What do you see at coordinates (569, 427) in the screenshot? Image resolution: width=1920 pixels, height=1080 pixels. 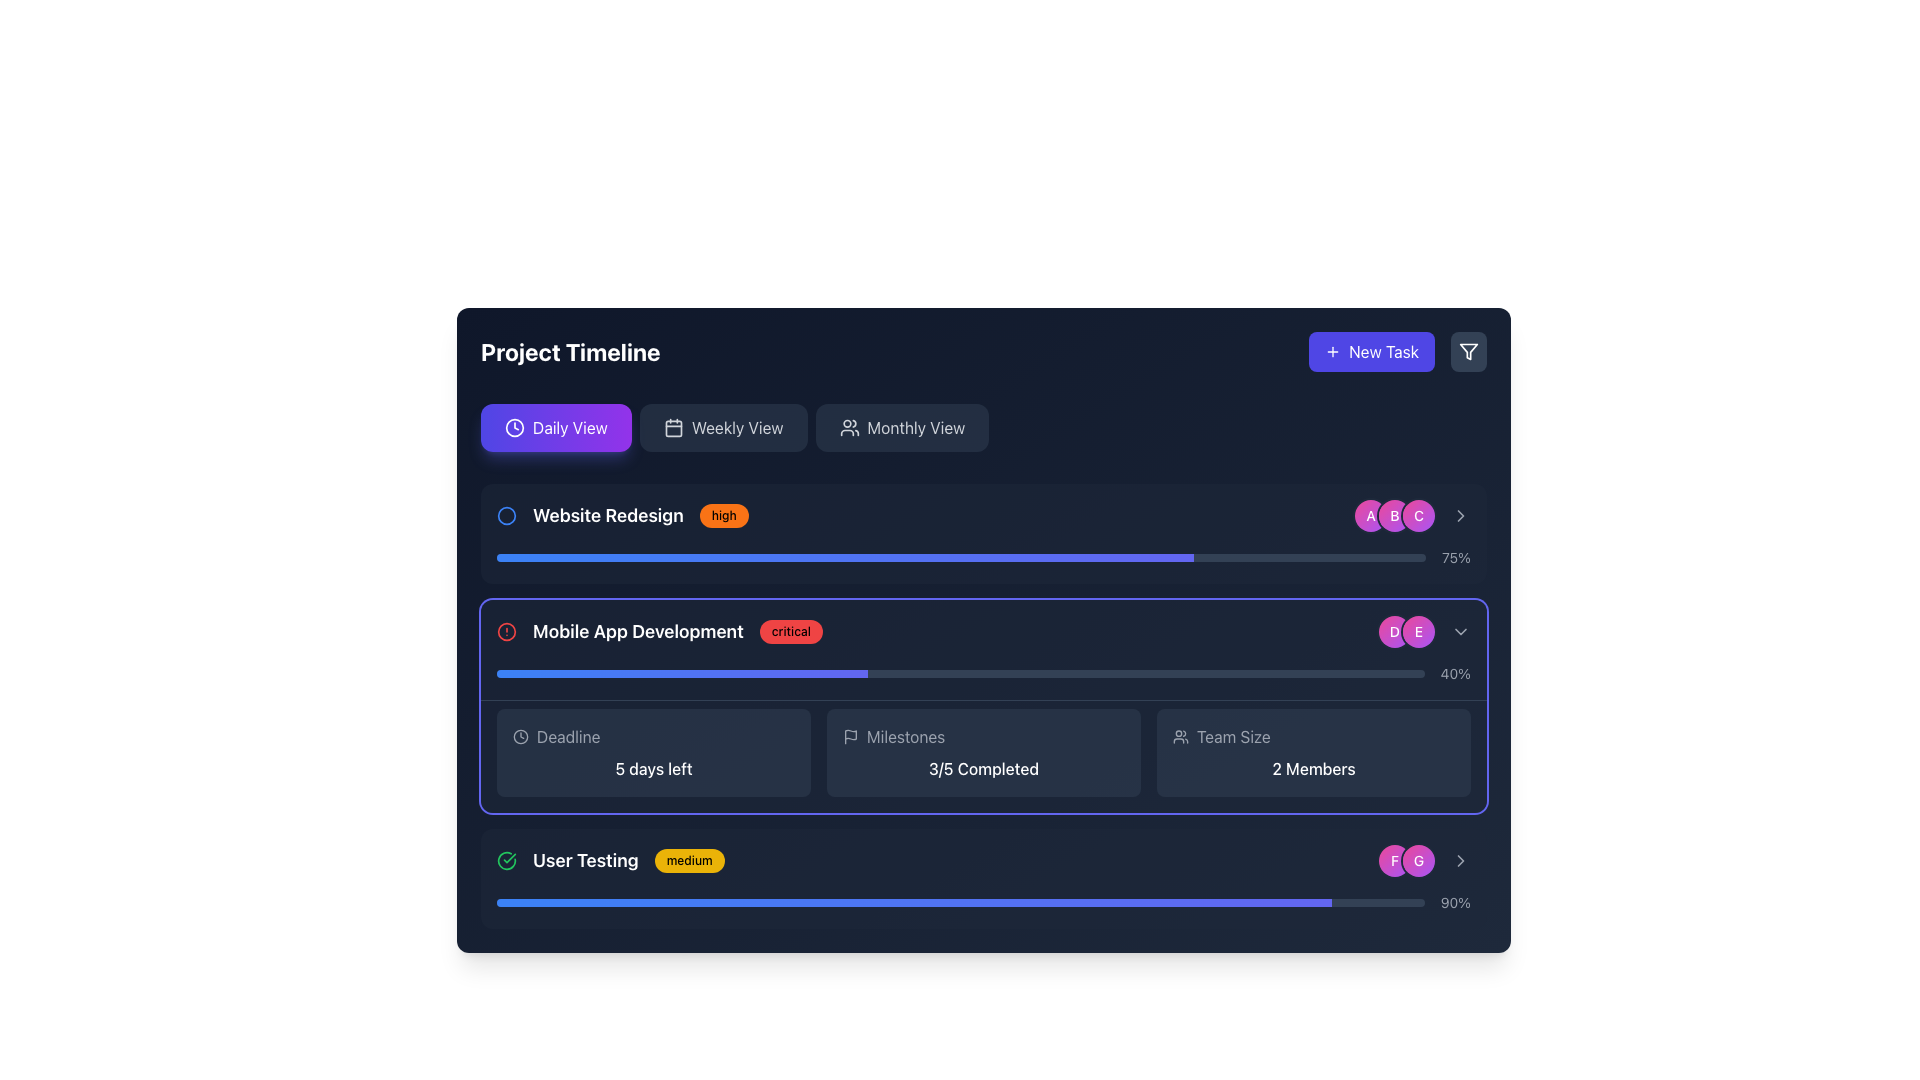 I see `the button labeled 'Daily View' which is styled with a bold white font on a gradient purple background, located in the upper-left section of the interface` at bounding box center [569, 427].